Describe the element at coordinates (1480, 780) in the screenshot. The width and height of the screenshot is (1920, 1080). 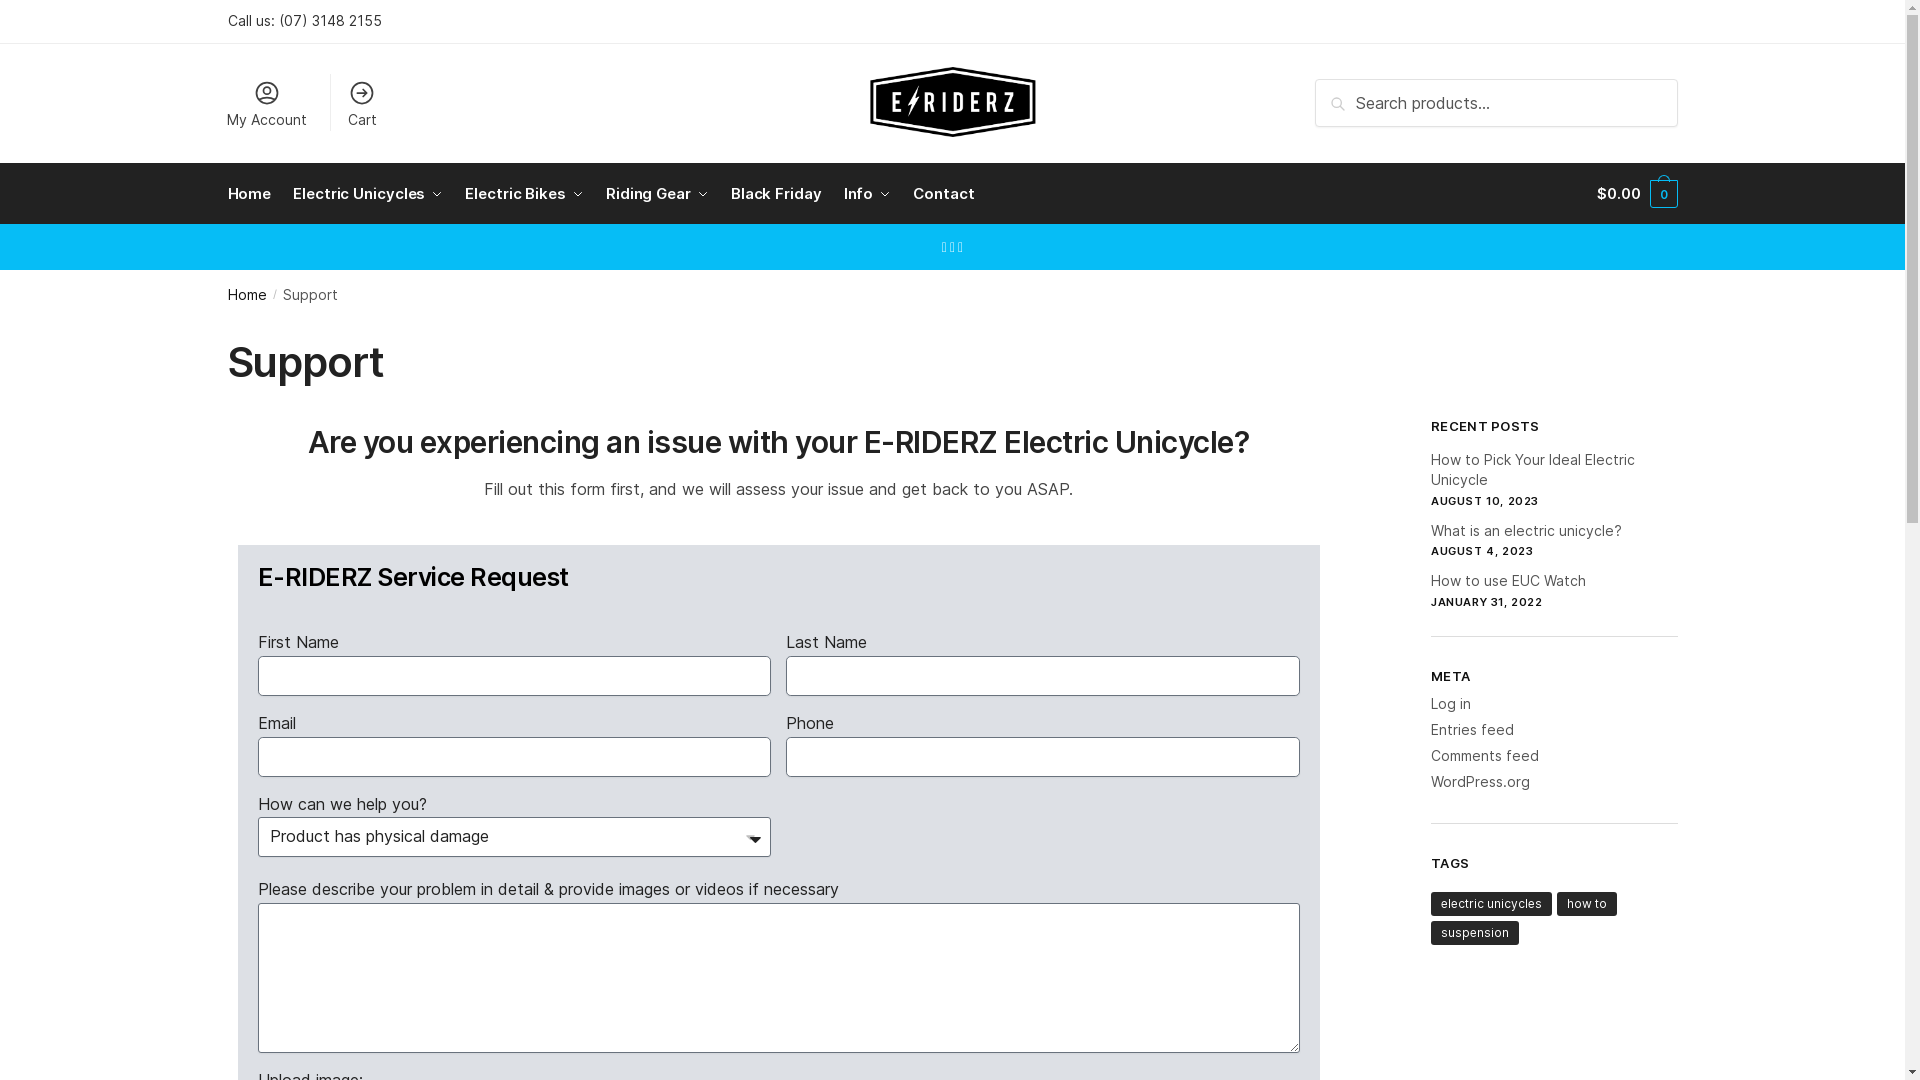
I see `'WordPress.org'` at that location.